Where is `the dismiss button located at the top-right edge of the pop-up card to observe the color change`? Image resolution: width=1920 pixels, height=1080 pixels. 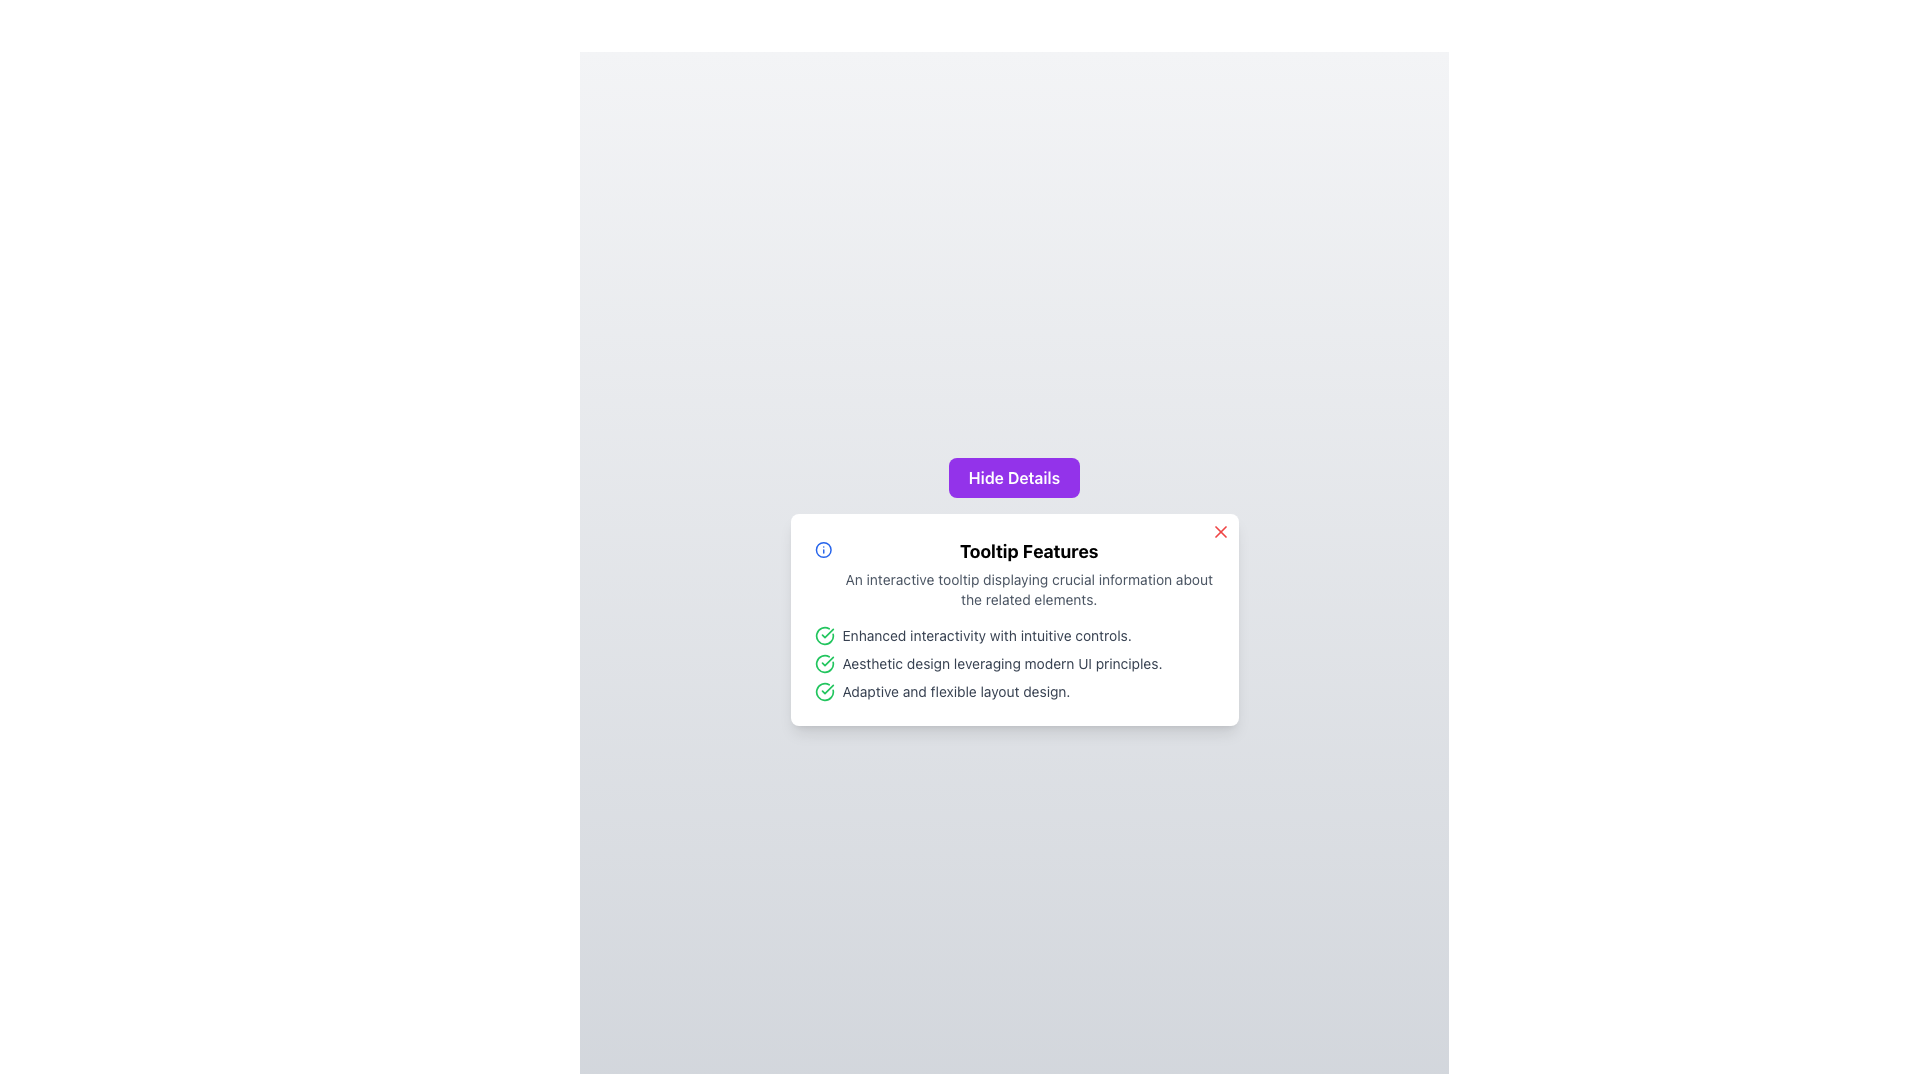 the dismiss button located at the top-right edge of the pop-up card to observe the color change is located at coordinates (1219, 531).